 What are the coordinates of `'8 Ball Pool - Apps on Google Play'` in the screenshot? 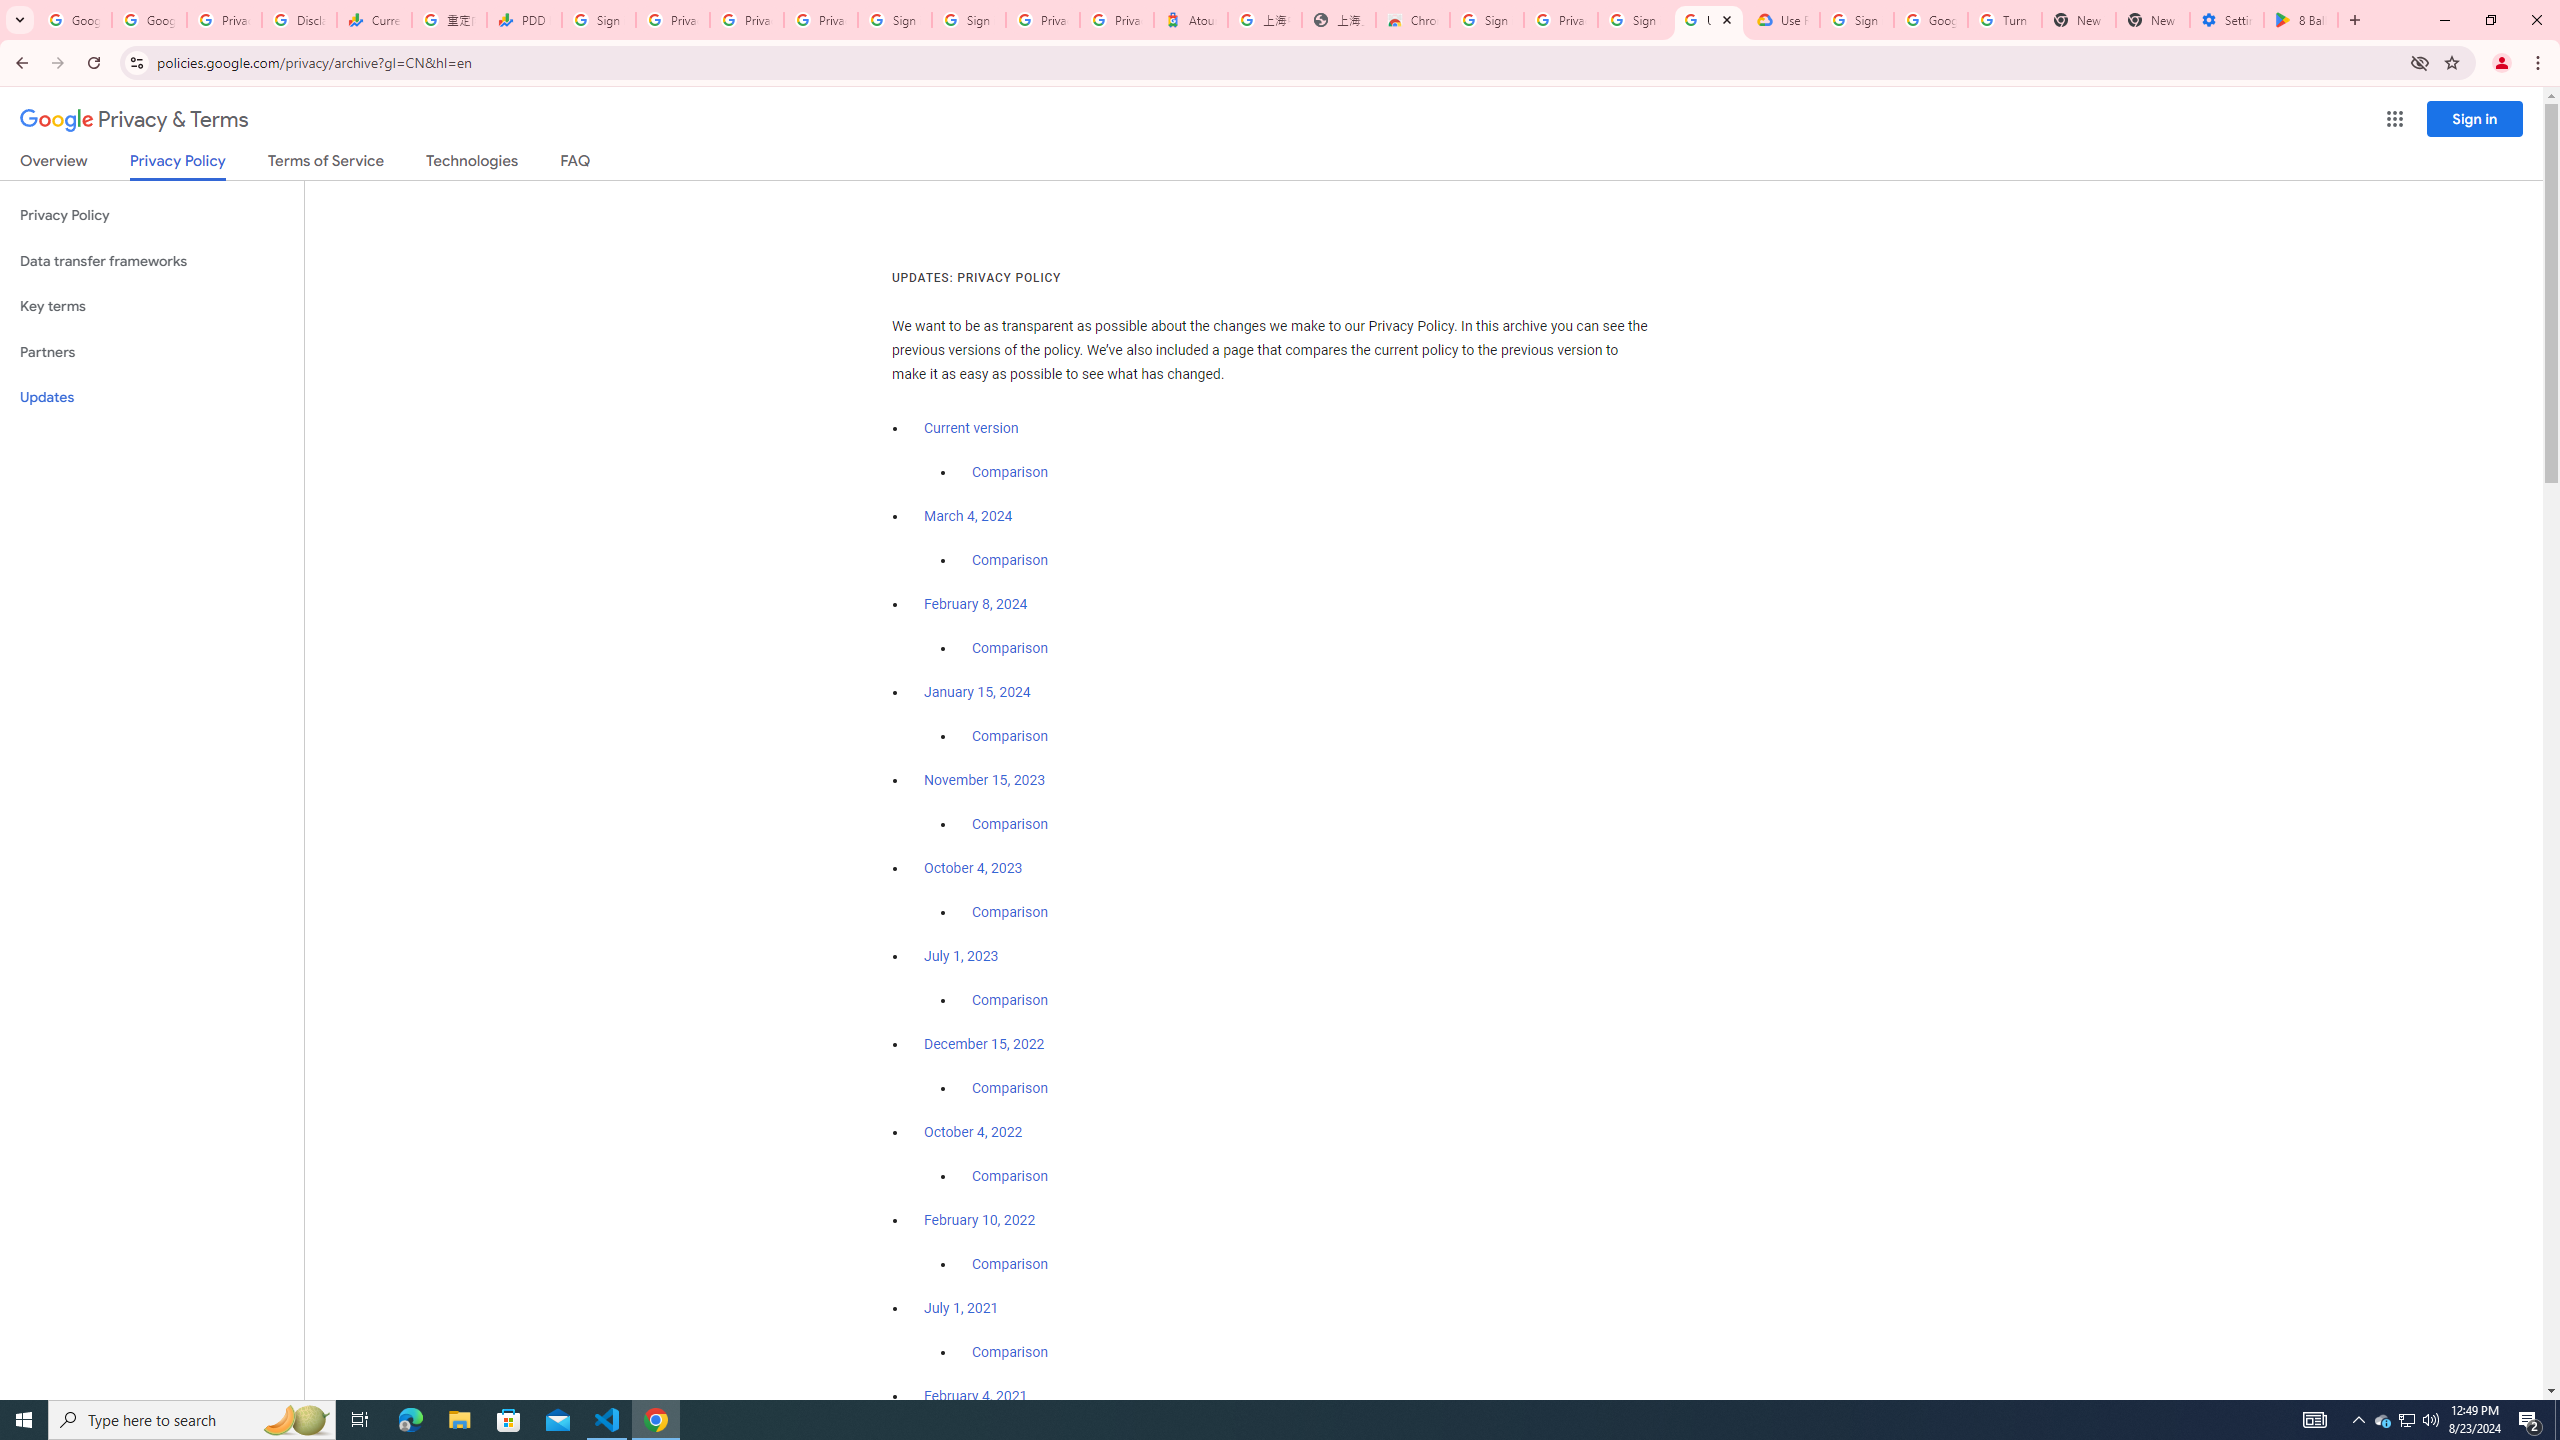 It's located at (2300, 19).